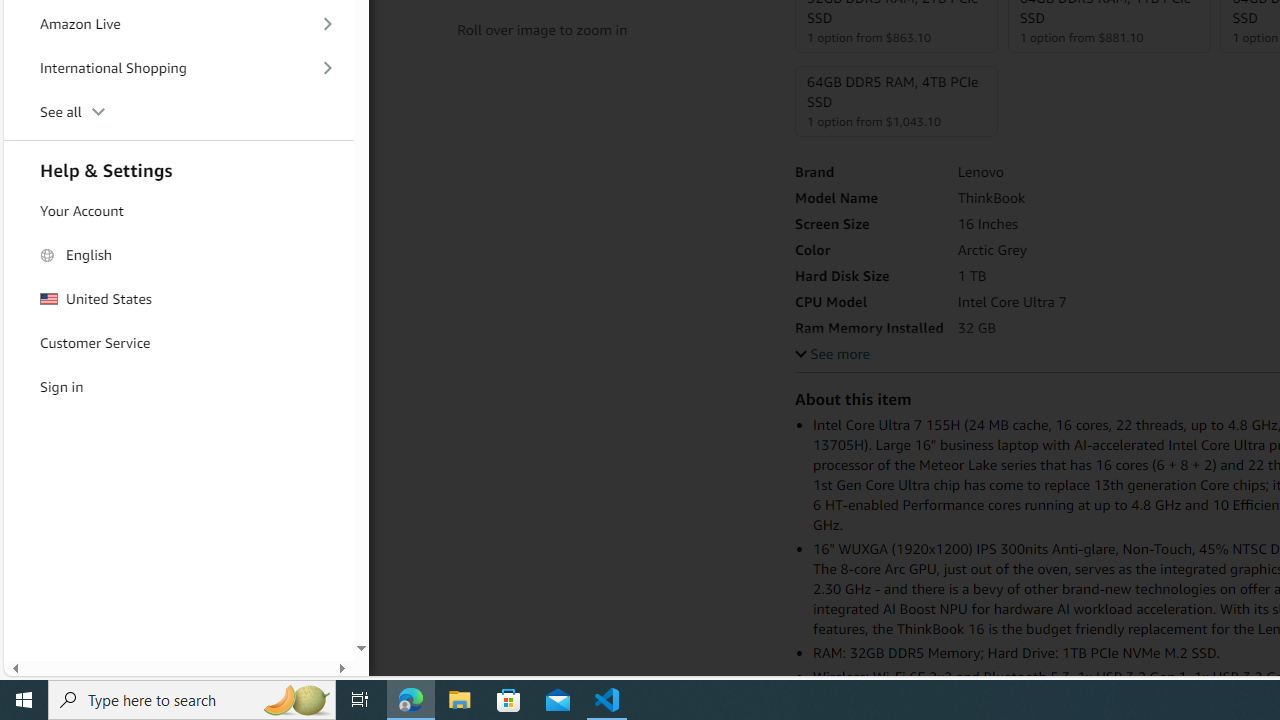  Describe the element at coordinates (179, 167) in the screenshot. I see `'Help & Settings'` at that location.